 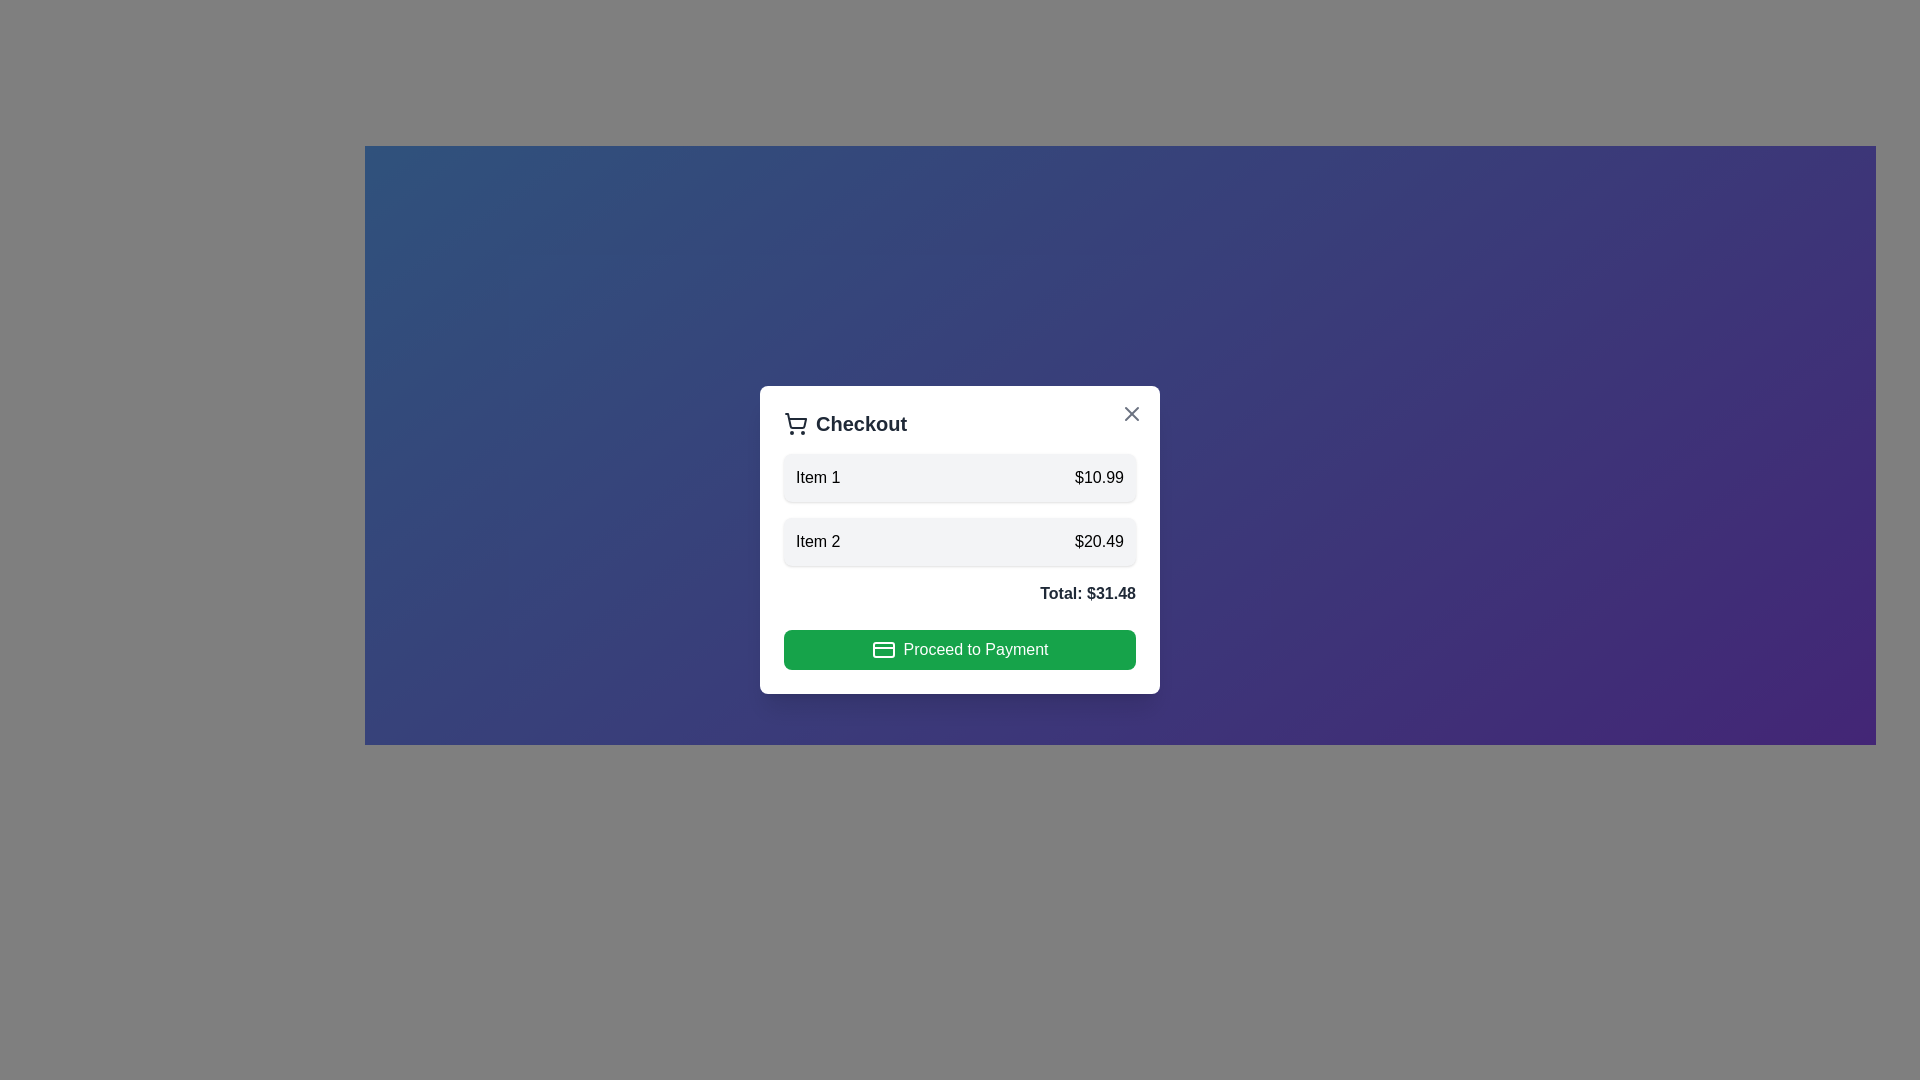 What do you see at coordinates (1098, 542) in the screenshot?
I see `the price label indicating the price of an item in the checkout summary, located directly to the right of the label 'Item 2'` at bounding box center [1098, 542].